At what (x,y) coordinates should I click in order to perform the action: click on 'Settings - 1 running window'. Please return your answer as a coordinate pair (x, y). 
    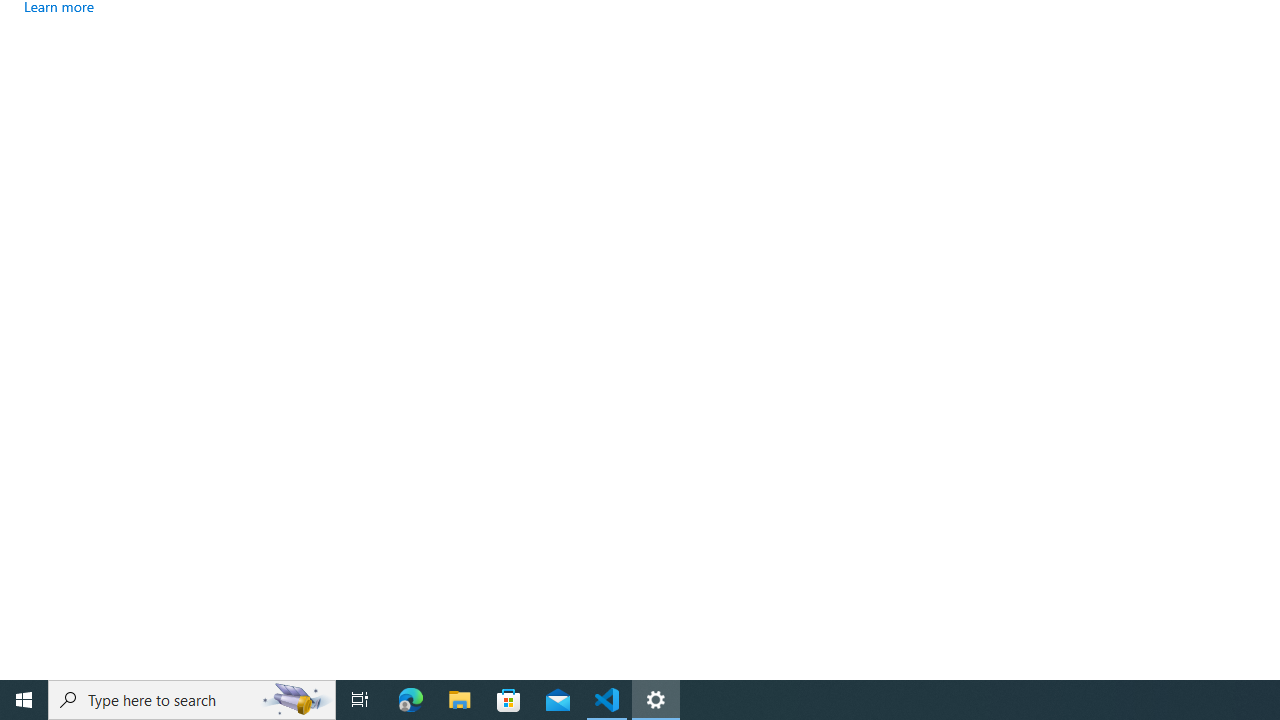
    Looking at the image, I should click on (656, 698).